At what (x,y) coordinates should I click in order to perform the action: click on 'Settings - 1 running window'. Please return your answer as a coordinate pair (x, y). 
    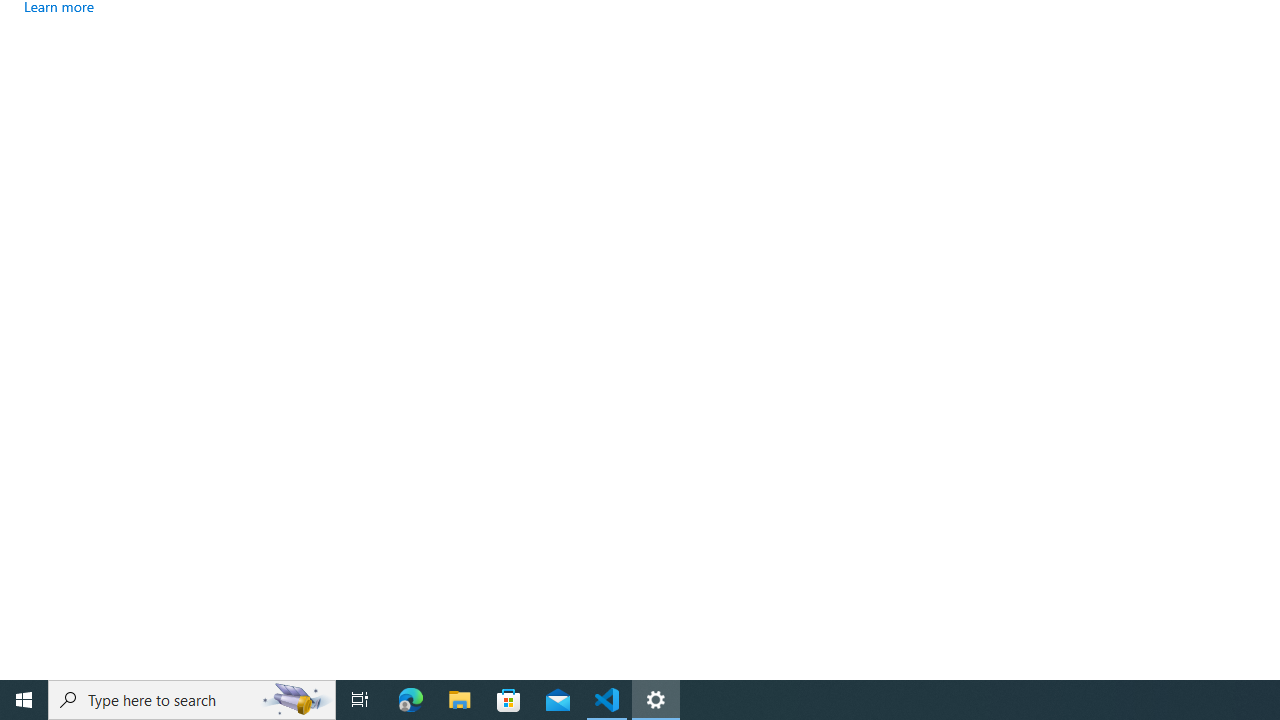
    Looking at the image, I should click on (656, 698).